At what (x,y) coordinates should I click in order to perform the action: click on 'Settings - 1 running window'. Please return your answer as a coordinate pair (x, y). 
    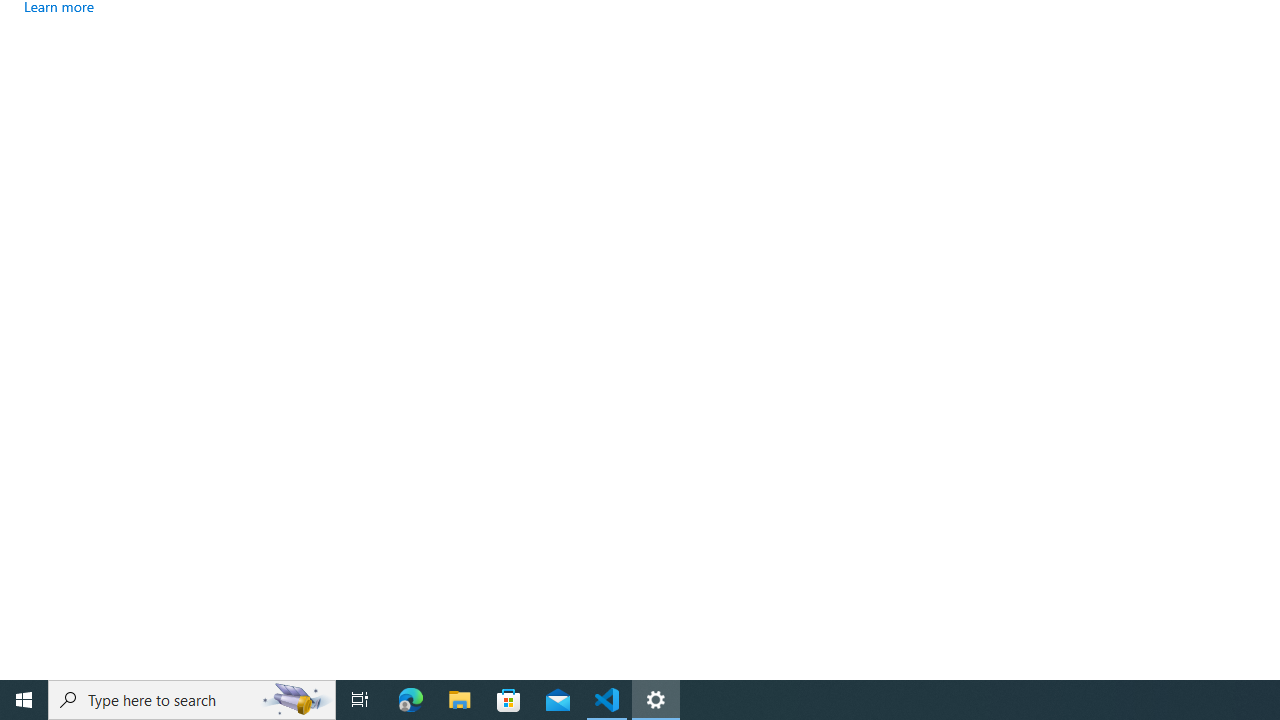
    Looking at the image, I should click on (656, 698).